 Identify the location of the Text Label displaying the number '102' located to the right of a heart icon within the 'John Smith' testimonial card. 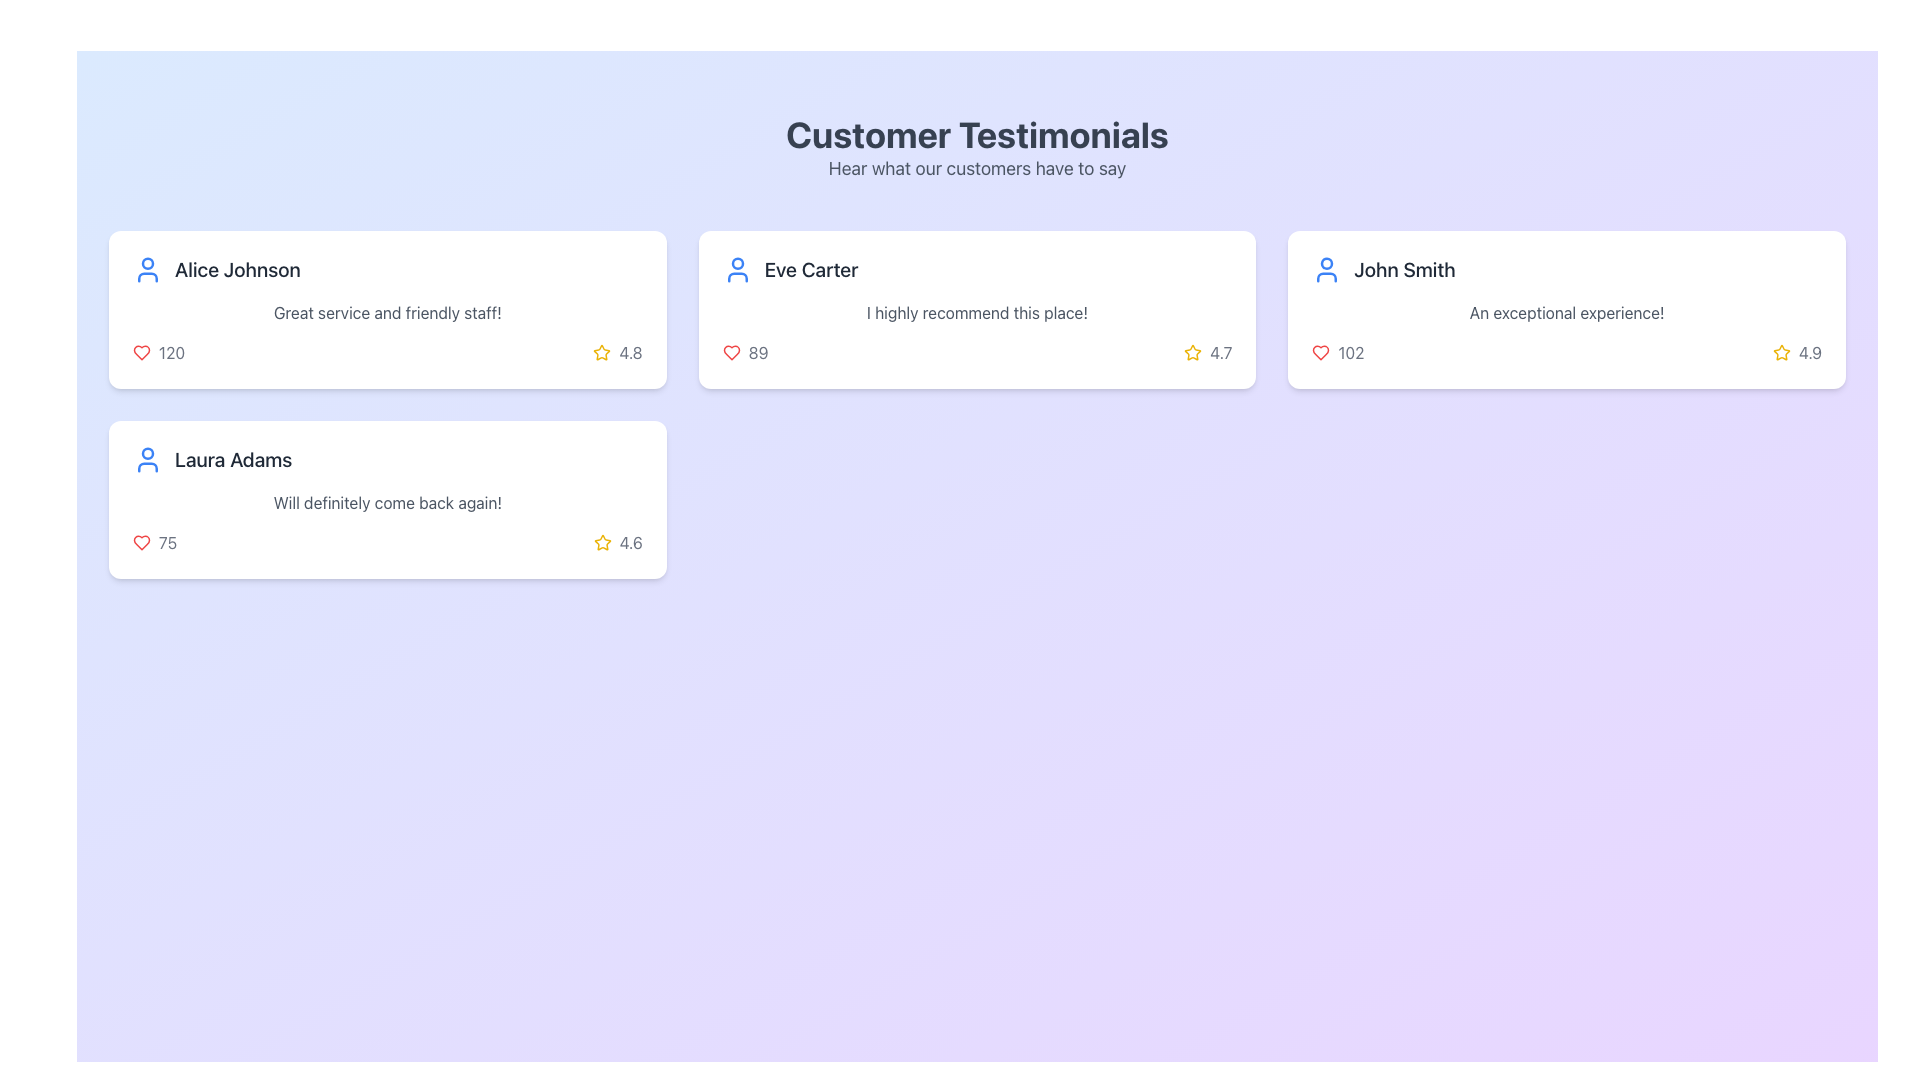
(1351, 352).